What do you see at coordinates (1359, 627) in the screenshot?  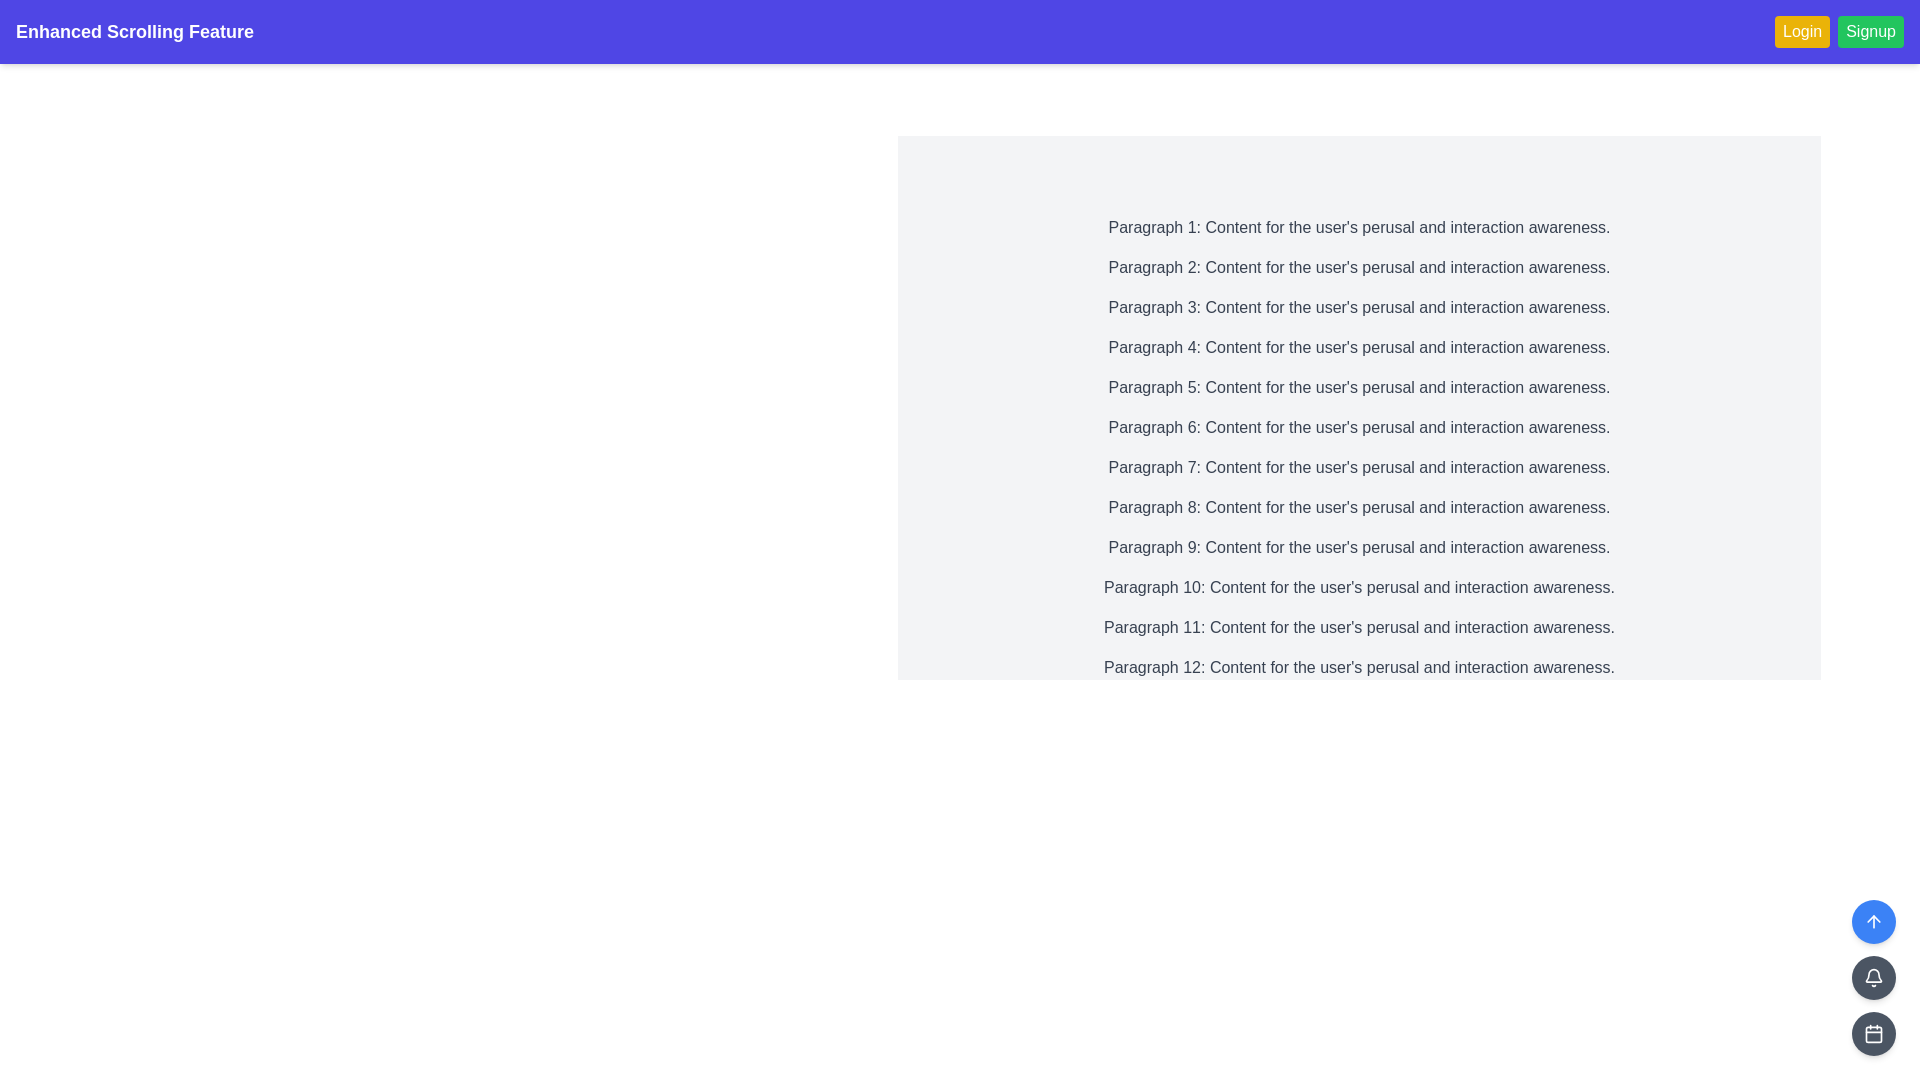 I see `the text of the 11th paragraph labeled 'Paragraph 11: Content for the user's perusal and interaction awareness.'` at bounding box center [1359, 627].